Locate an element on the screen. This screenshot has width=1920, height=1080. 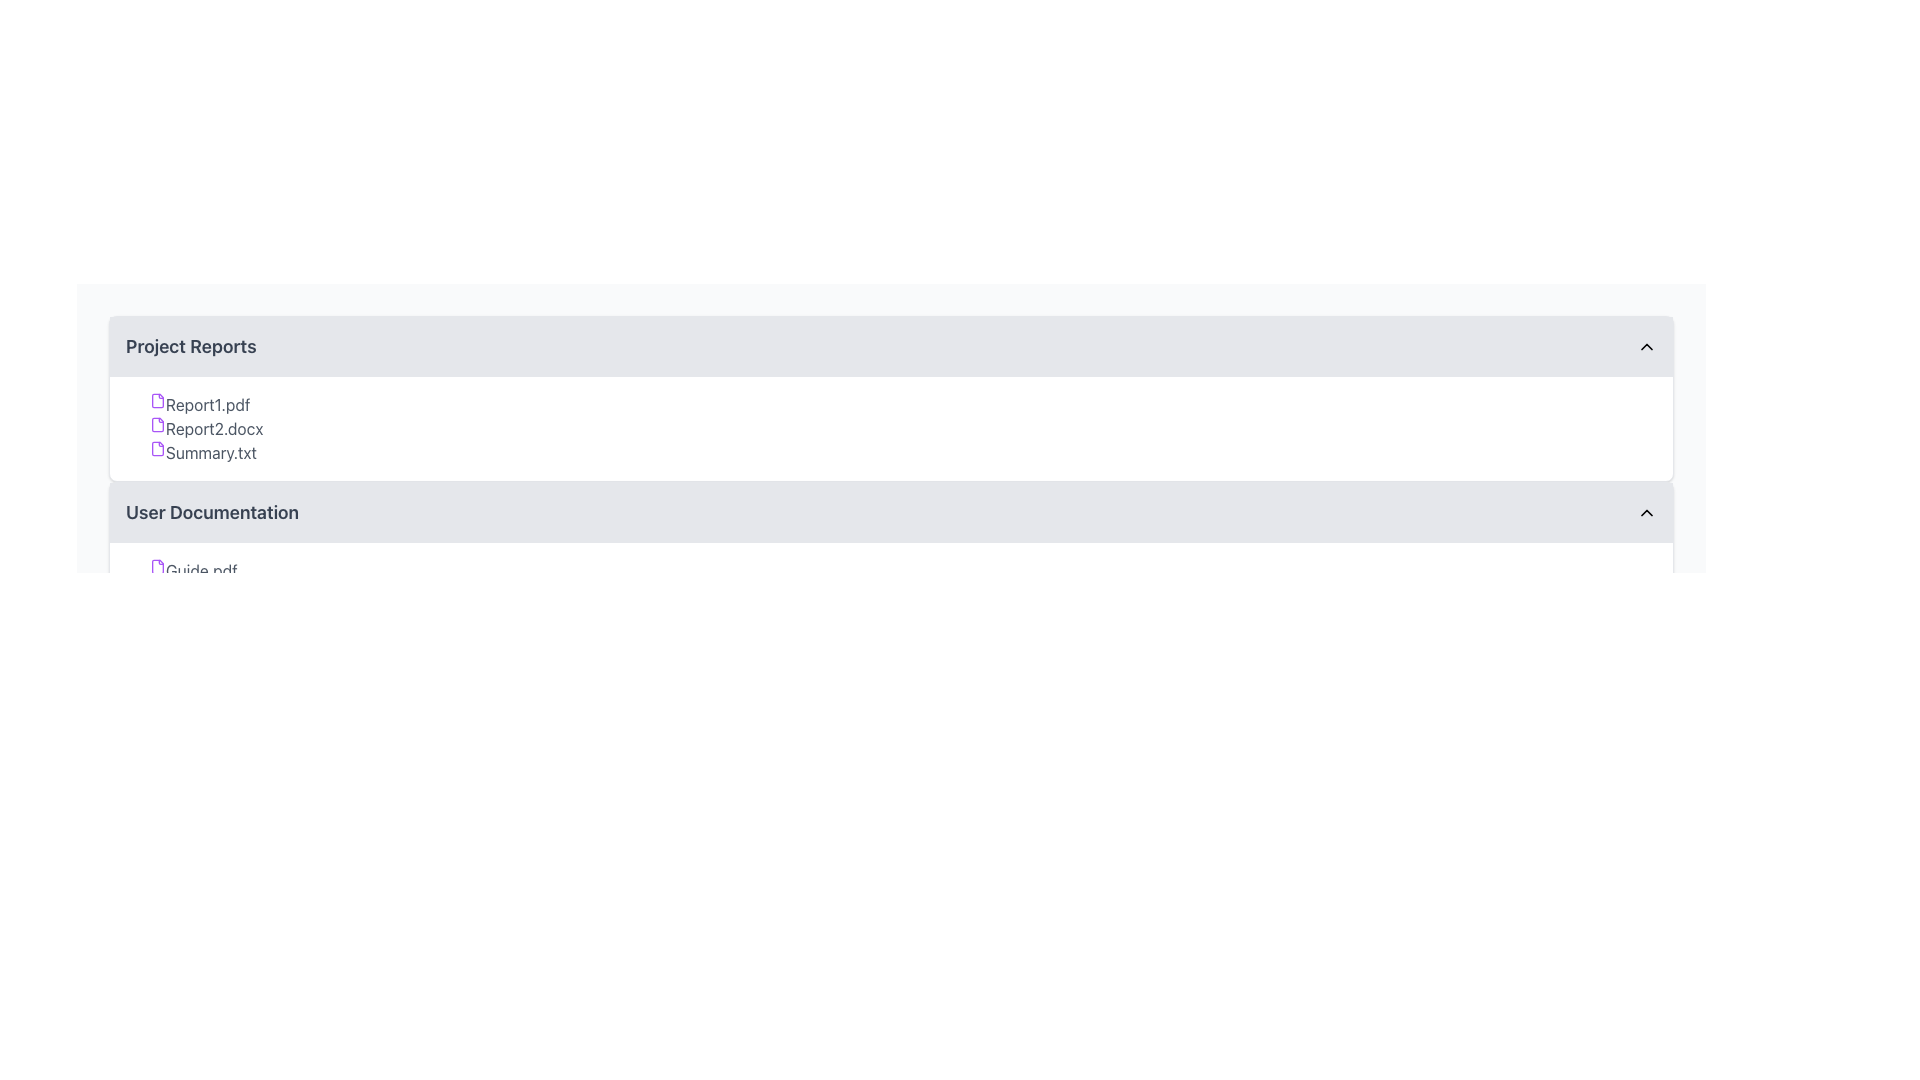
the Chevron Up icon located in the top-right corner of the 'Project Reports' section is located at coordinates (1646, 346).